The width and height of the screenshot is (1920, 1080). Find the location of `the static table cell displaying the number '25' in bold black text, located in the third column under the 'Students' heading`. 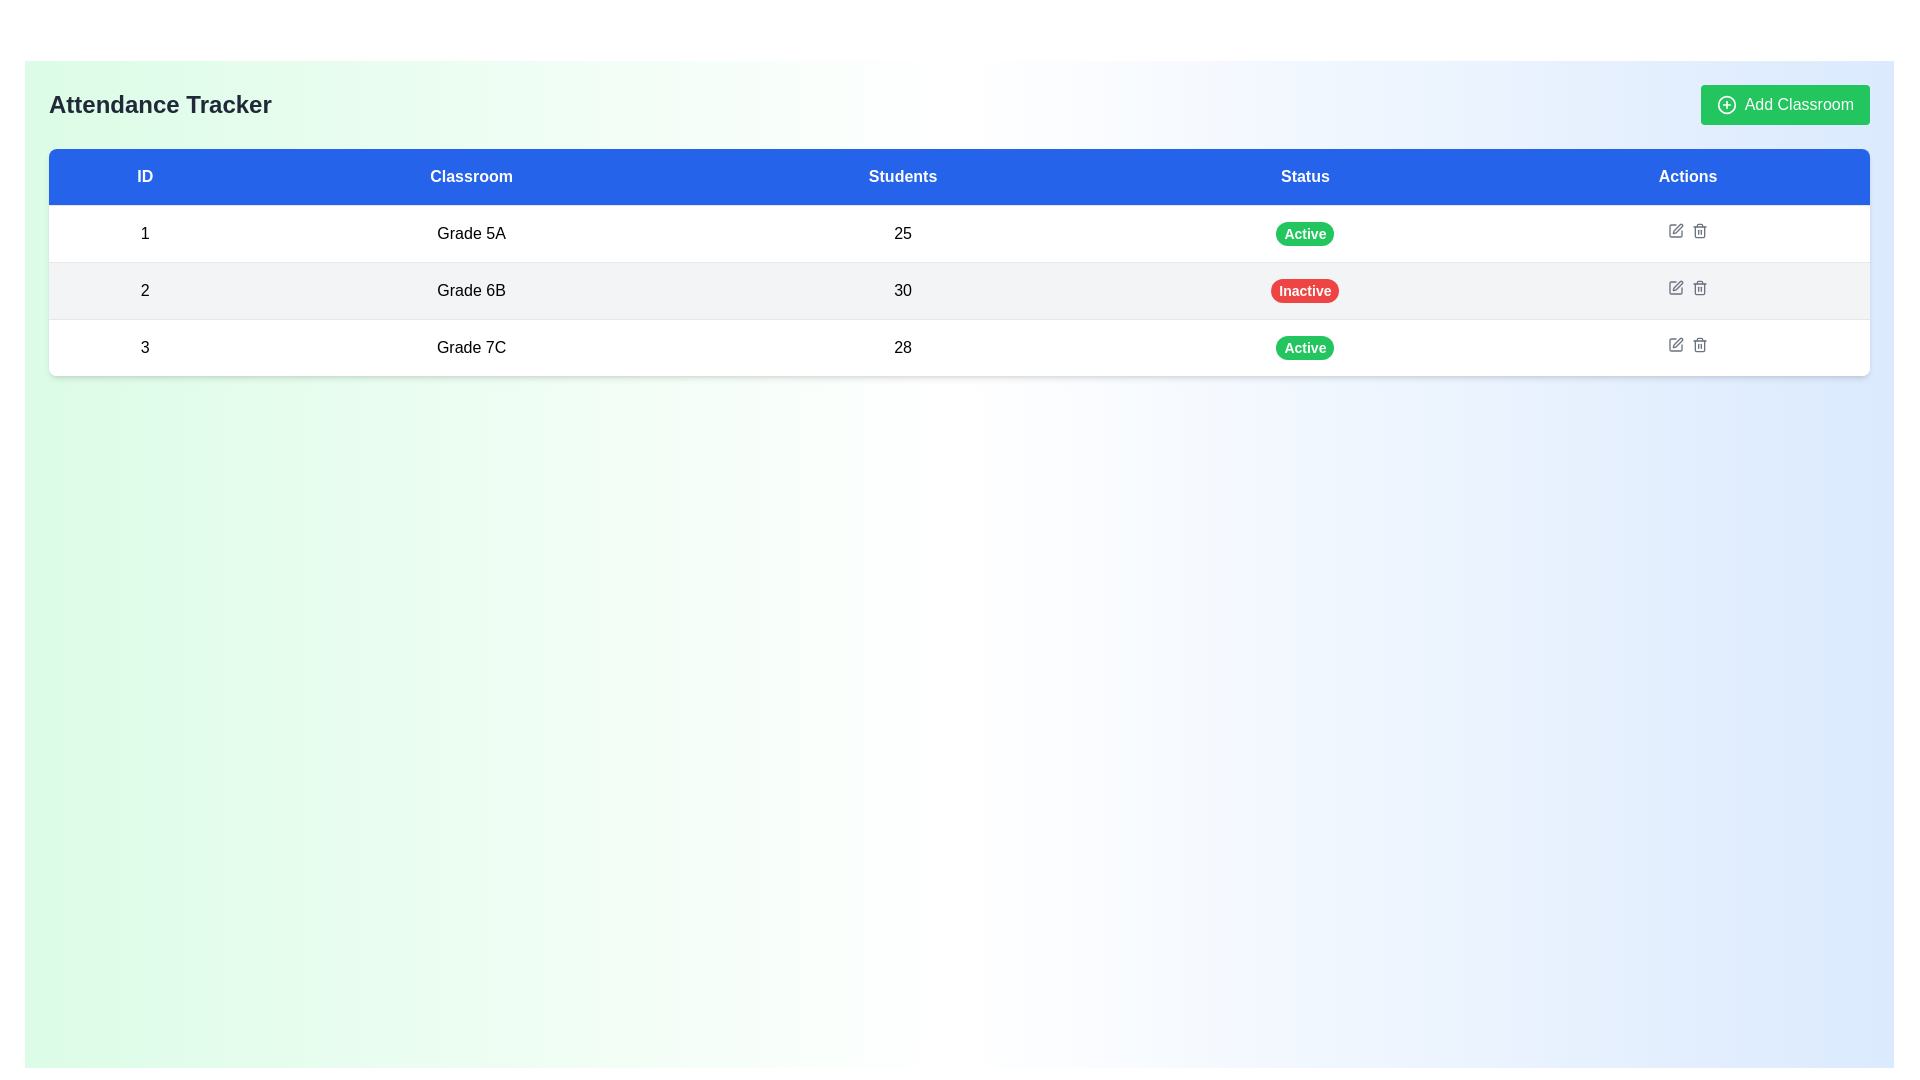

the static table cell displaying the number '25' in bold black text, located in the third column under the 'Students' heading is located at coordinates (902, 233).